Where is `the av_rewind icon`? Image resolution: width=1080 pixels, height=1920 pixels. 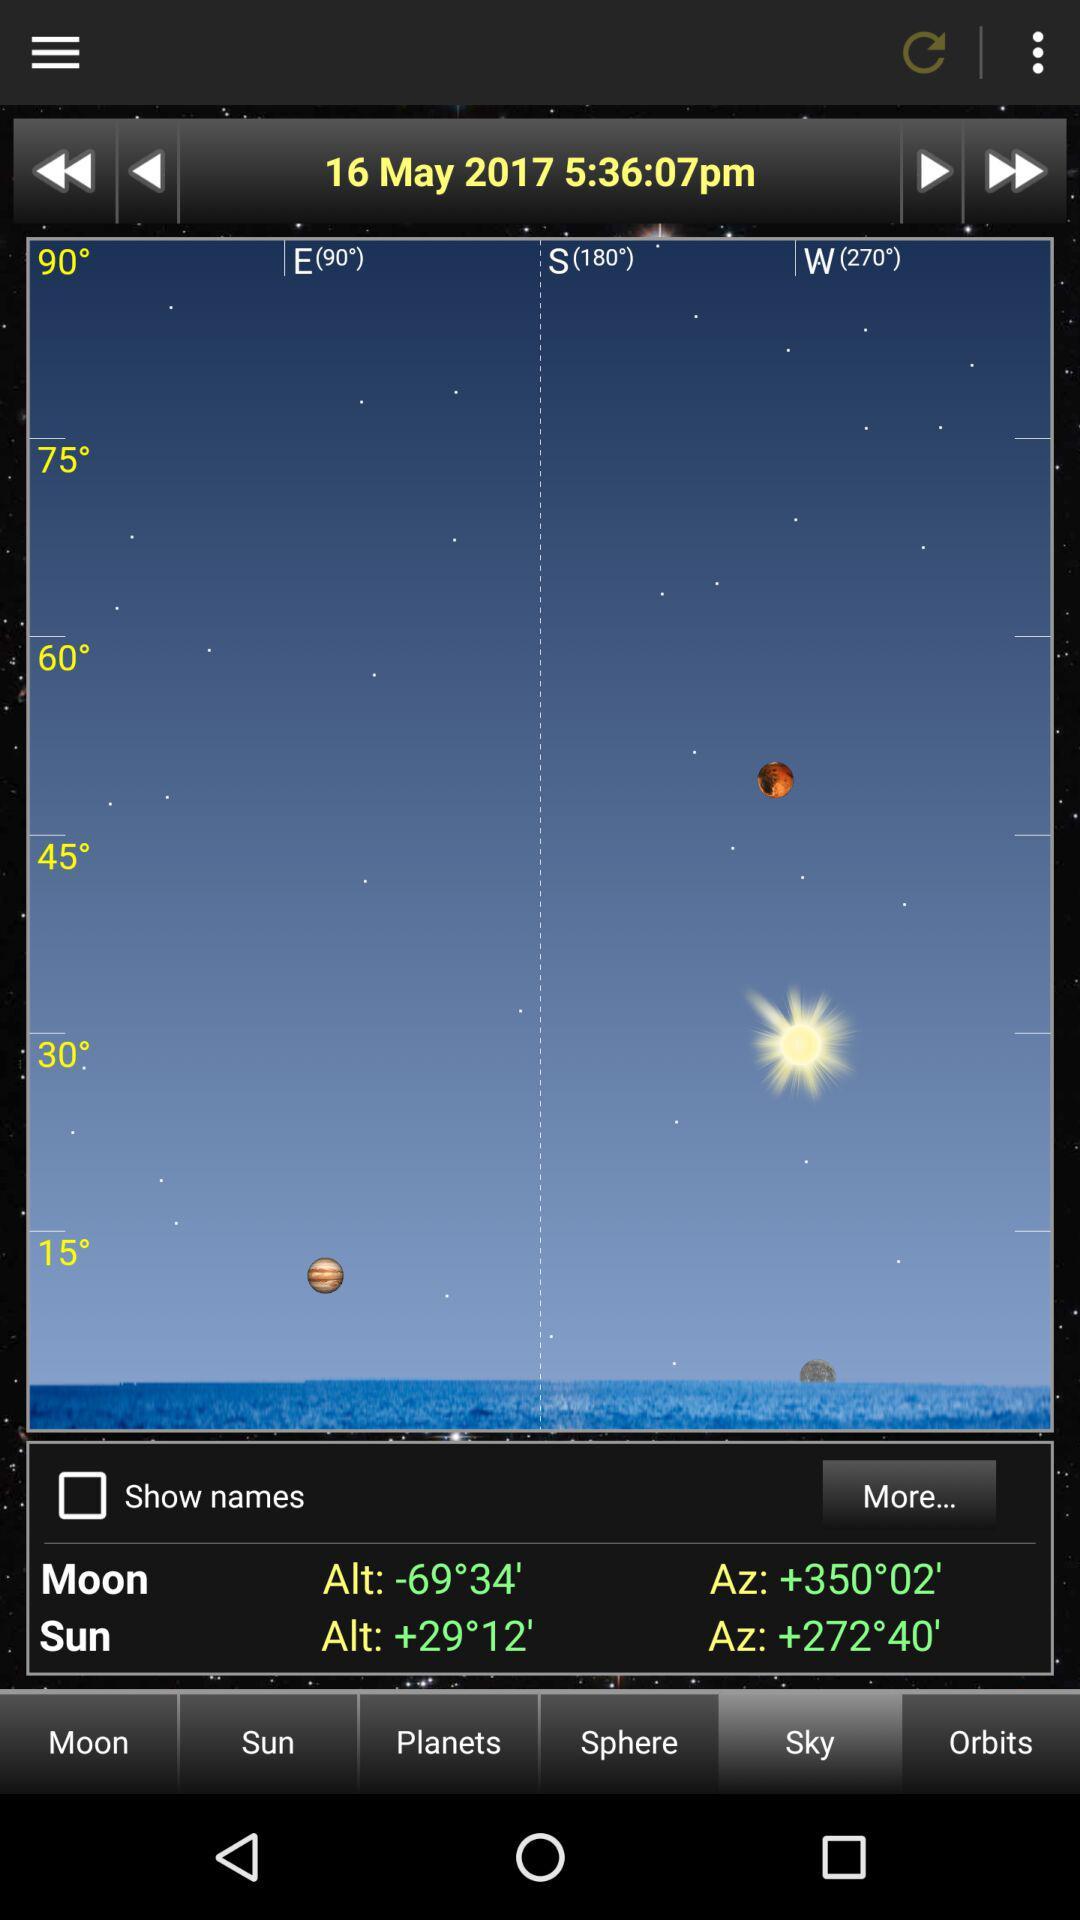
the av_rewind icon is located at coordinates (63, 171).